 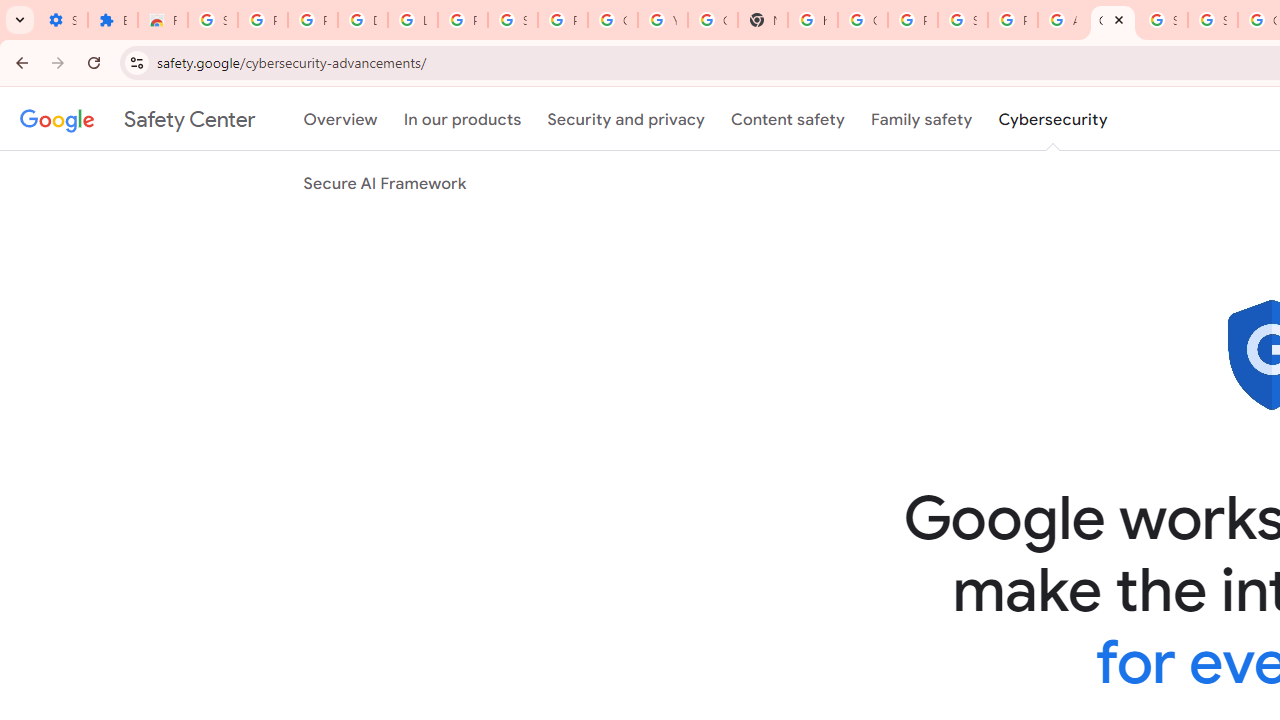 I want to click on 'Delete photos & videos - Computer - Google Photos Help', so click(x=362, y=20).